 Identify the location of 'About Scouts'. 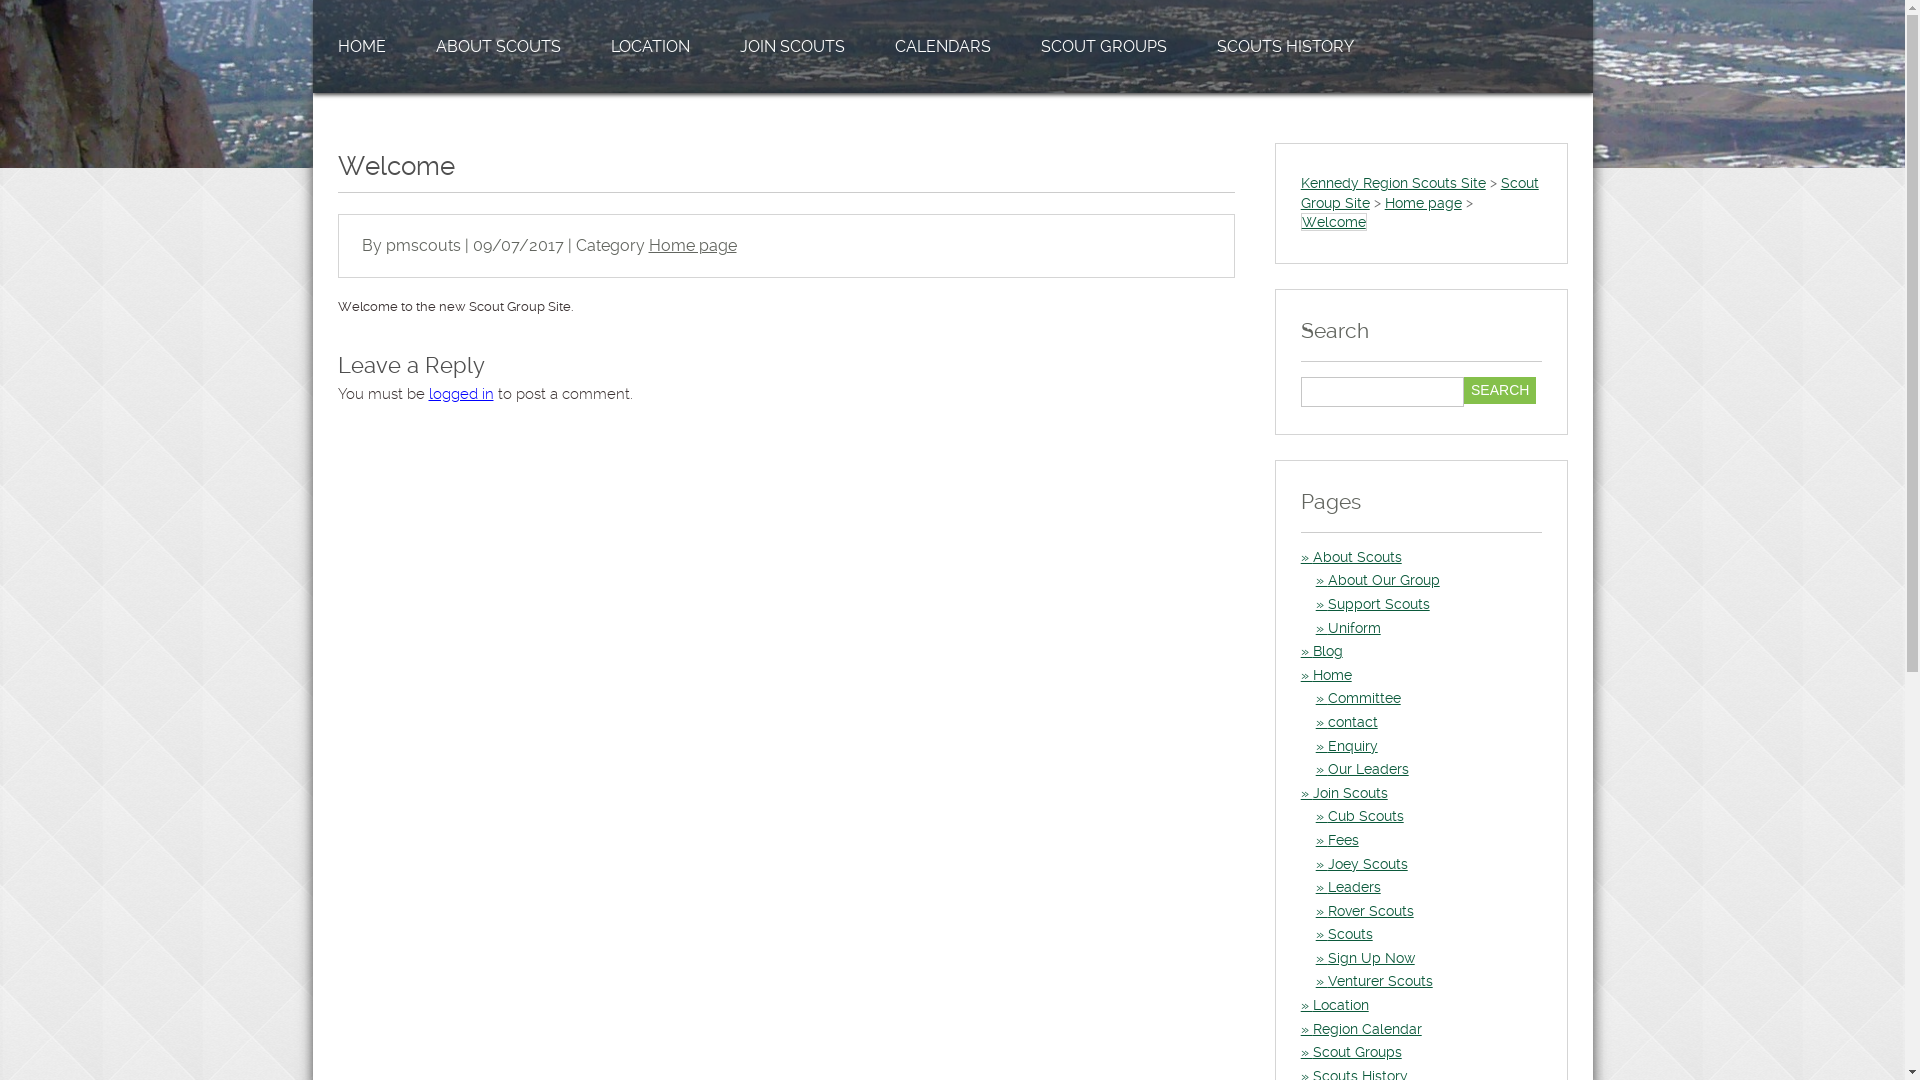
(1300, 556).